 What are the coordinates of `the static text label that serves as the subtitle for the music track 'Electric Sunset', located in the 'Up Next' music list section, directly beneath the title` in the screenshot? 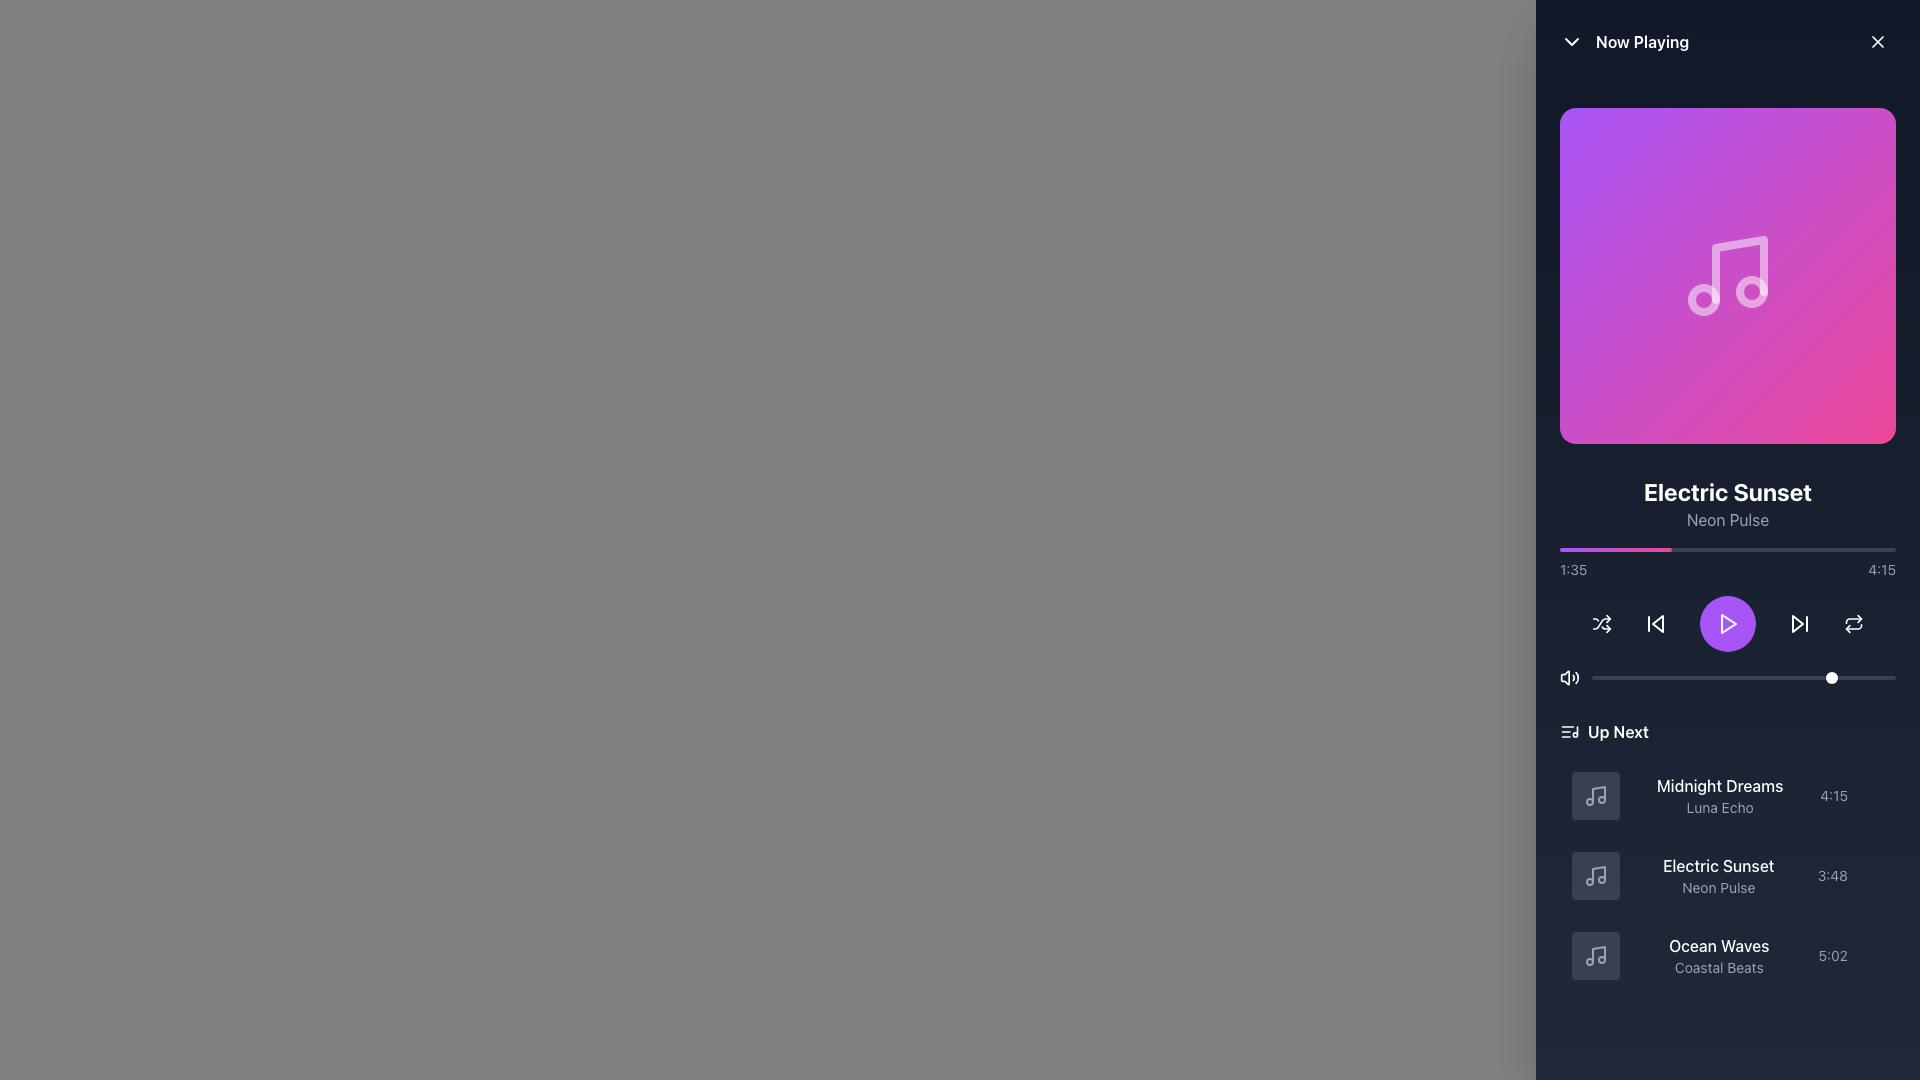 It's located at (1717, 886).